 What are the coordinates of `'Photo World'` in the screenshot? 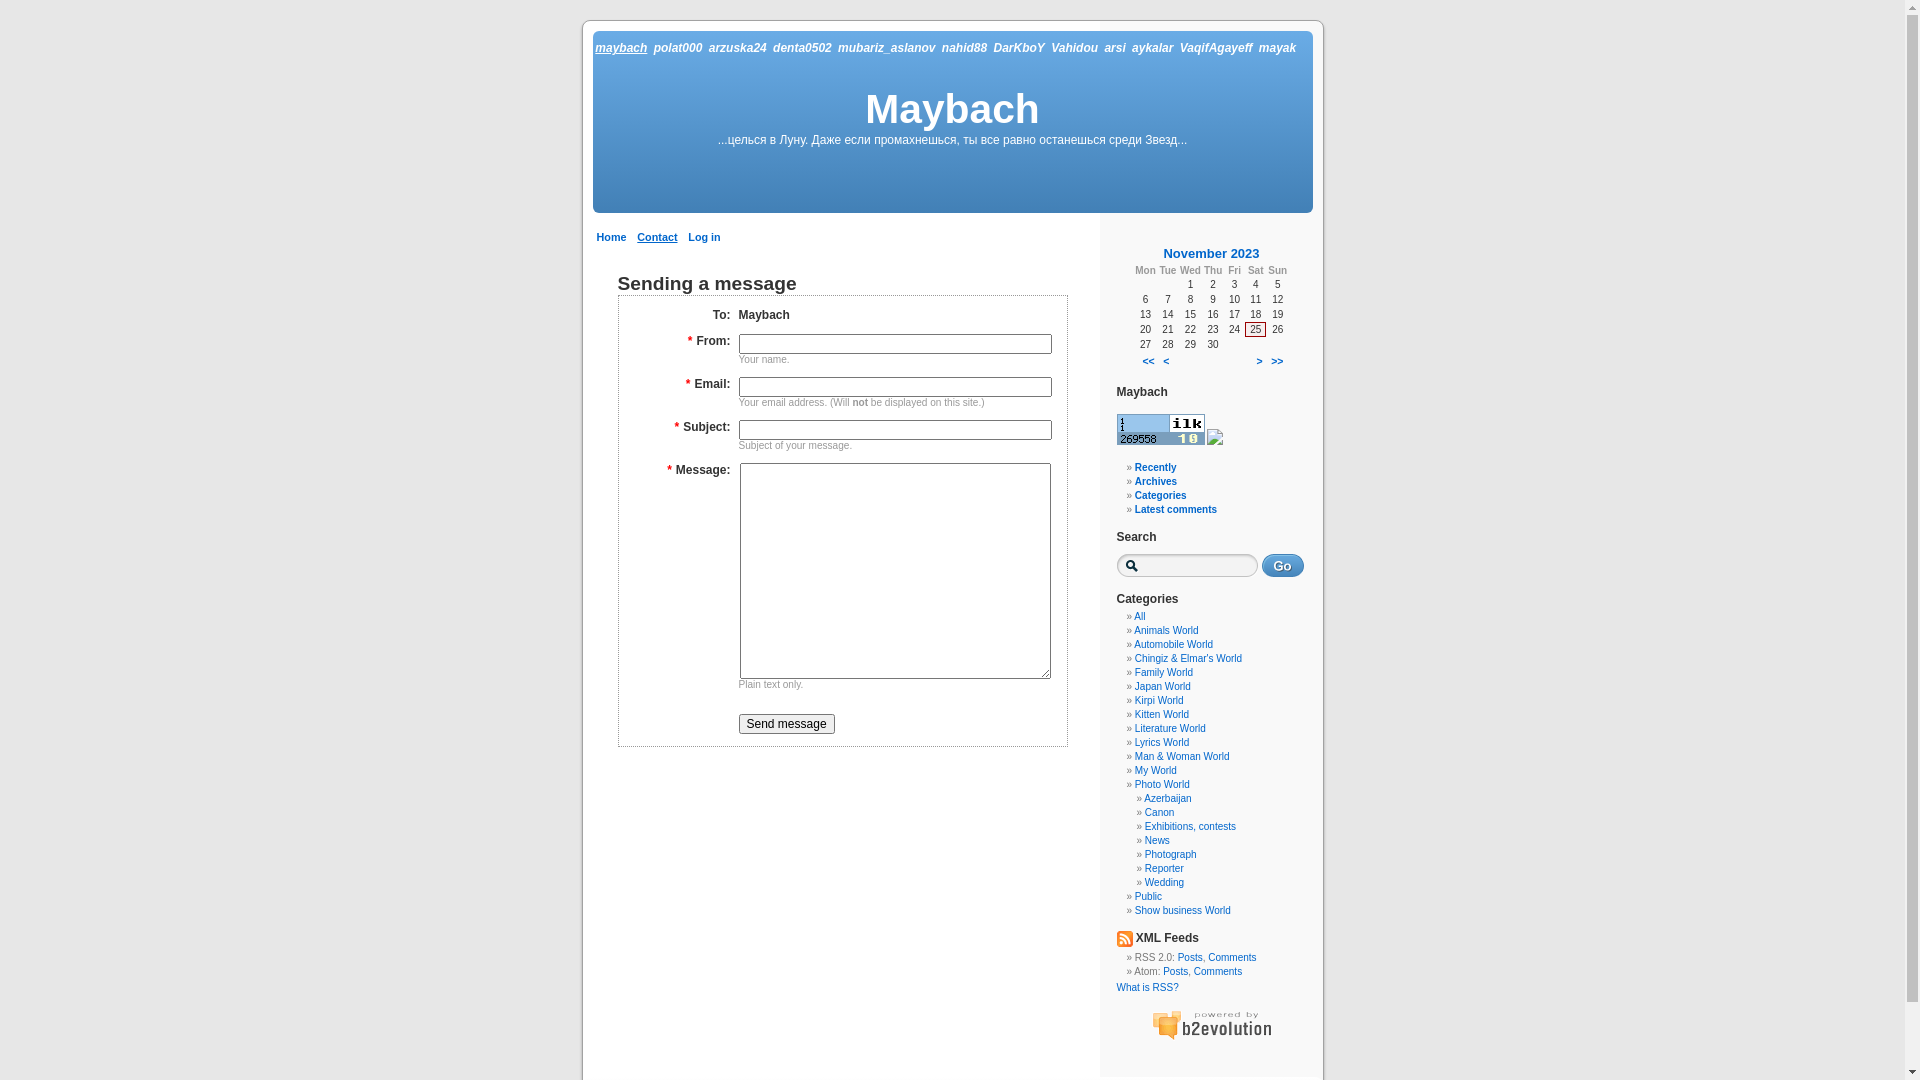 It's located at (1162, 783).